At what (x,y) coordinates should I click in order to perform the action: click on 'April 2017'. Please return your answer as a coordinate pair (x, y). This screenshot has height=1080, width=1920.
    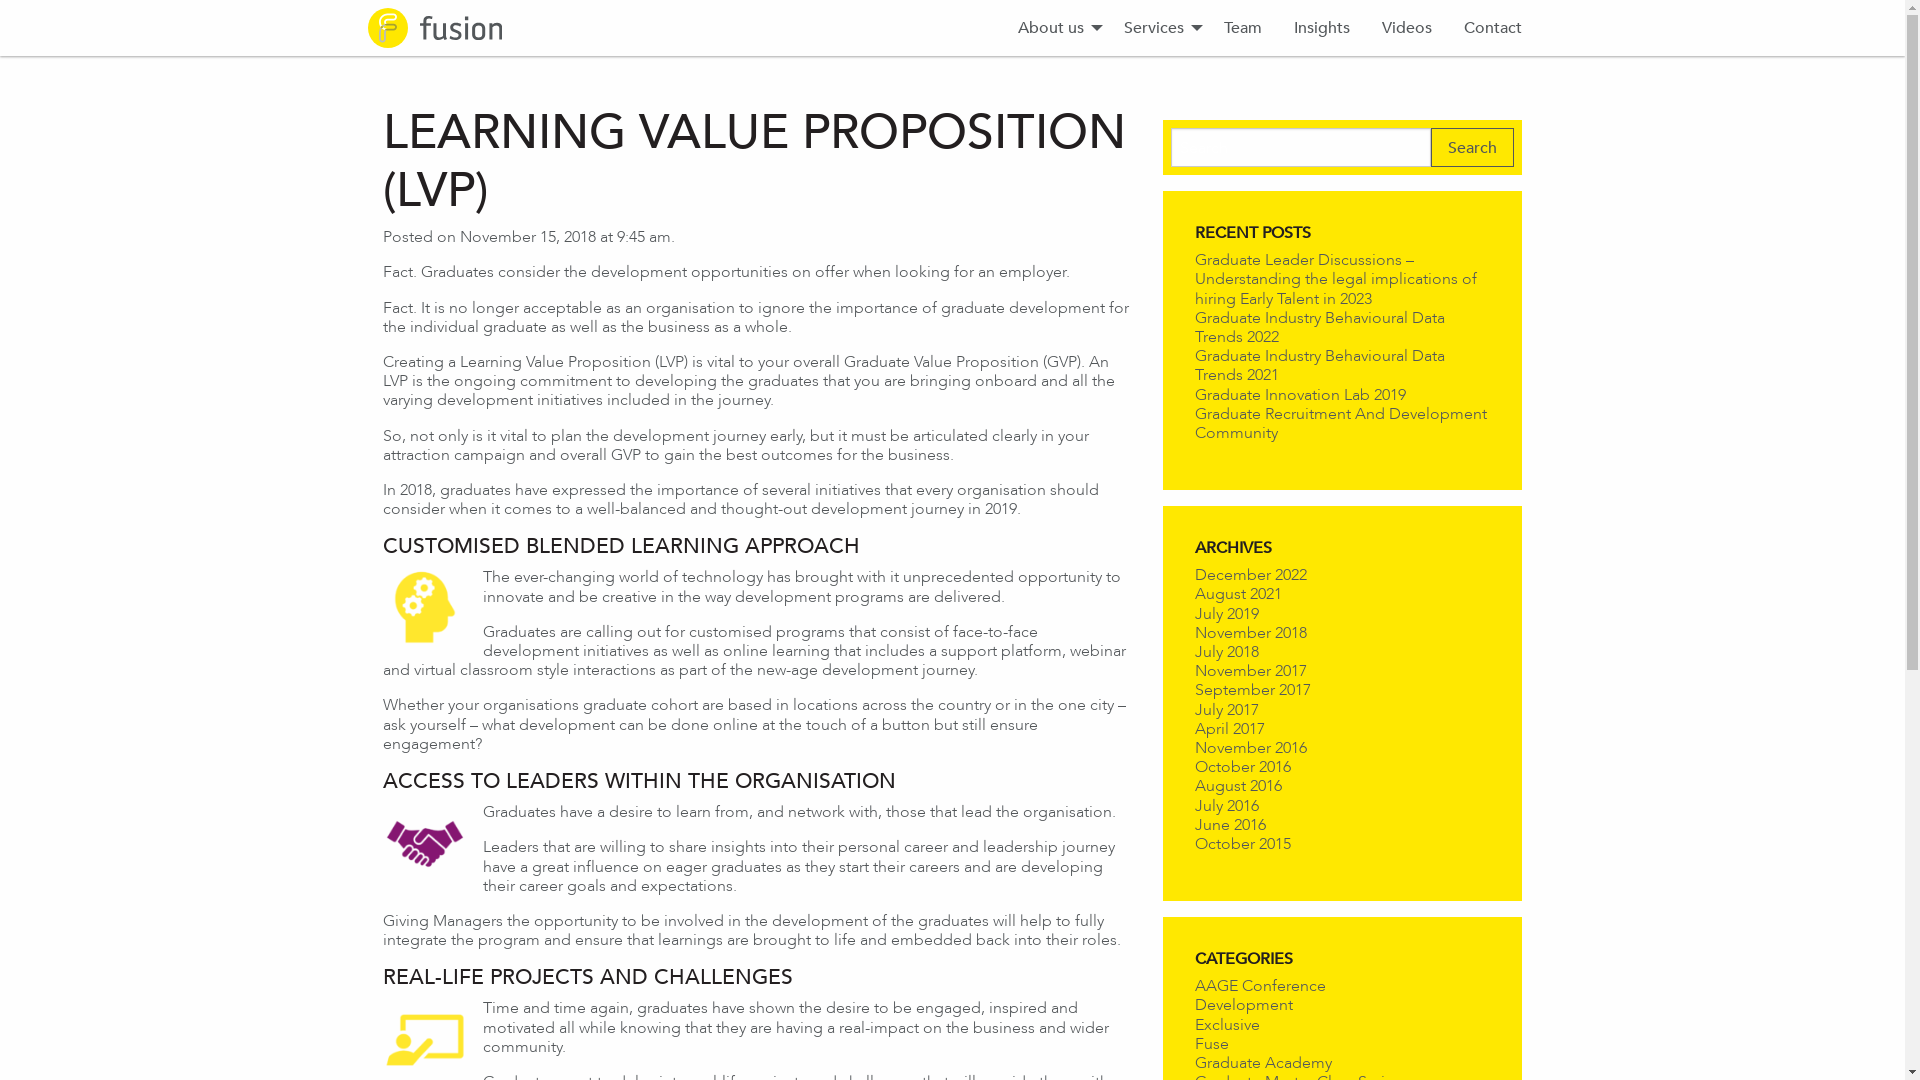
    Looking at the image, I should click on (1227, 728).